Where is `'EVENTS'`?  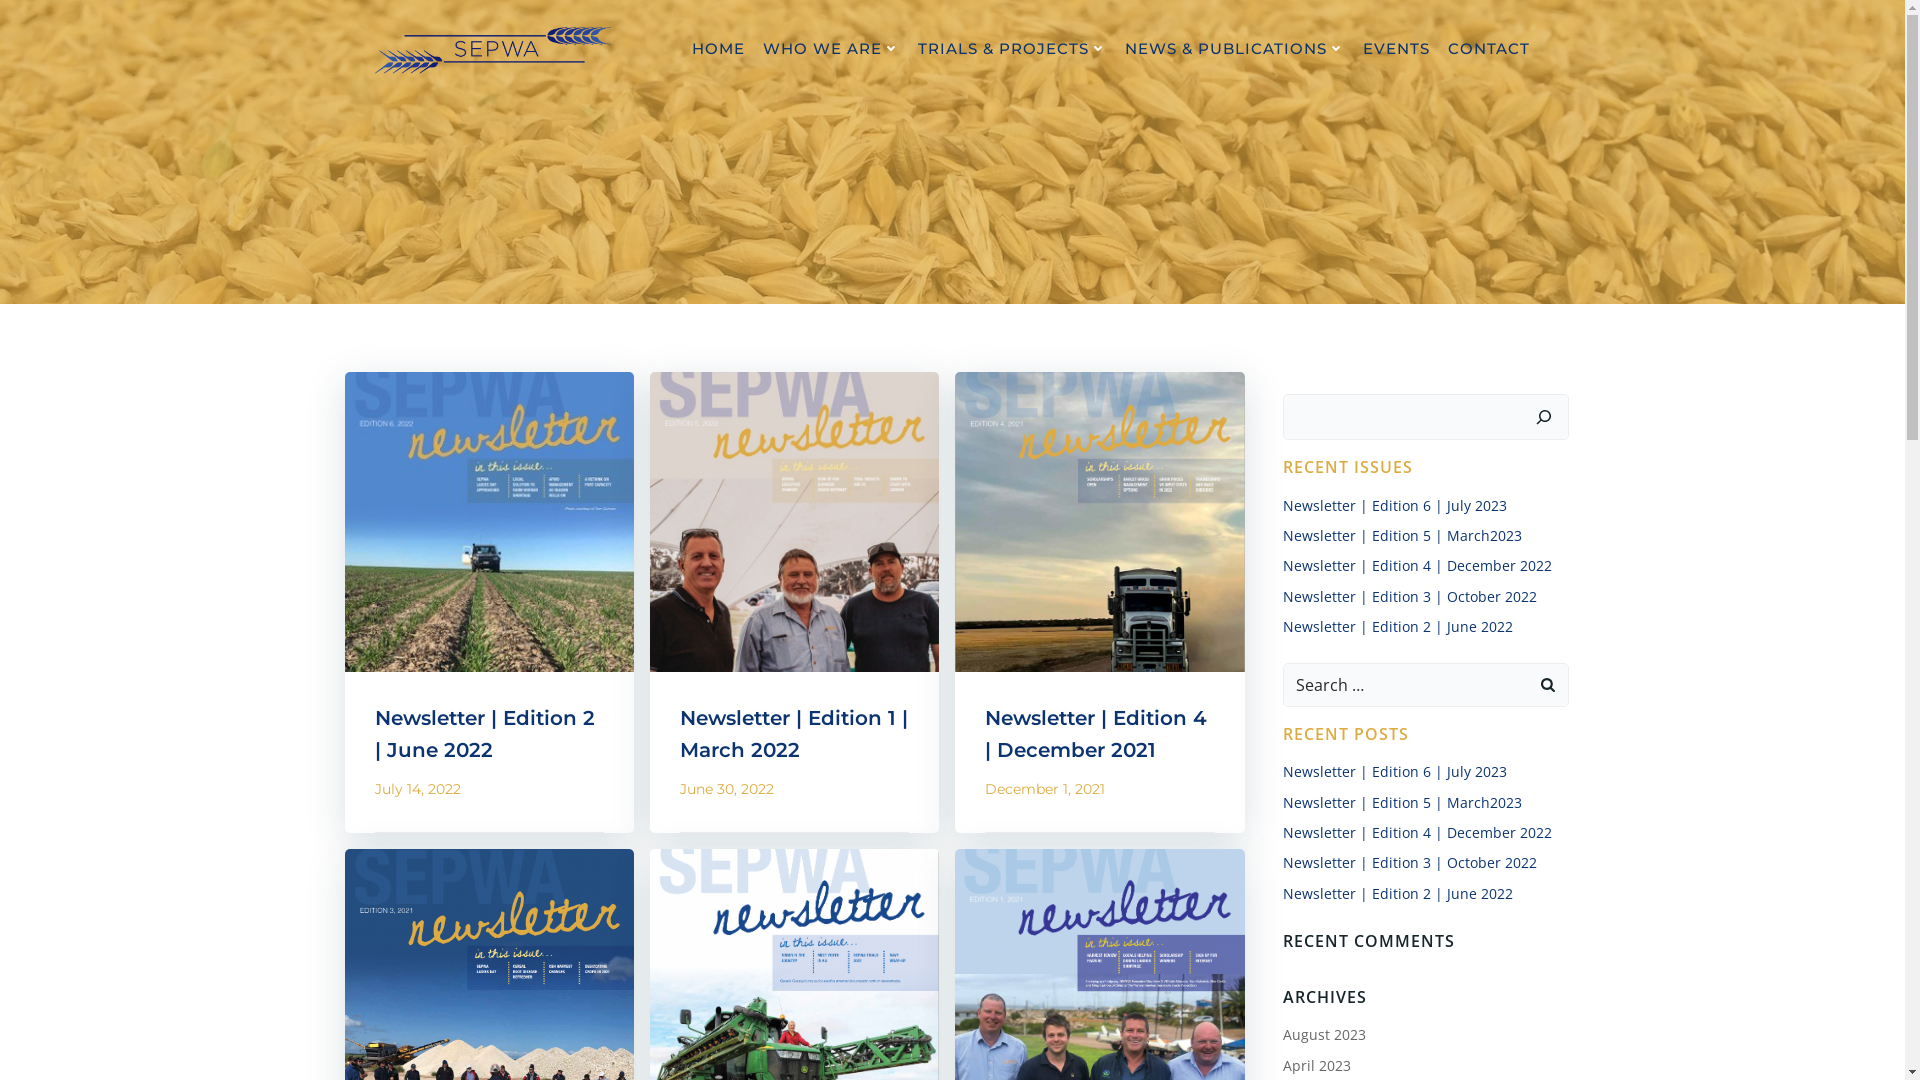 'EVENTS' is located at coordinates (1394, 48).